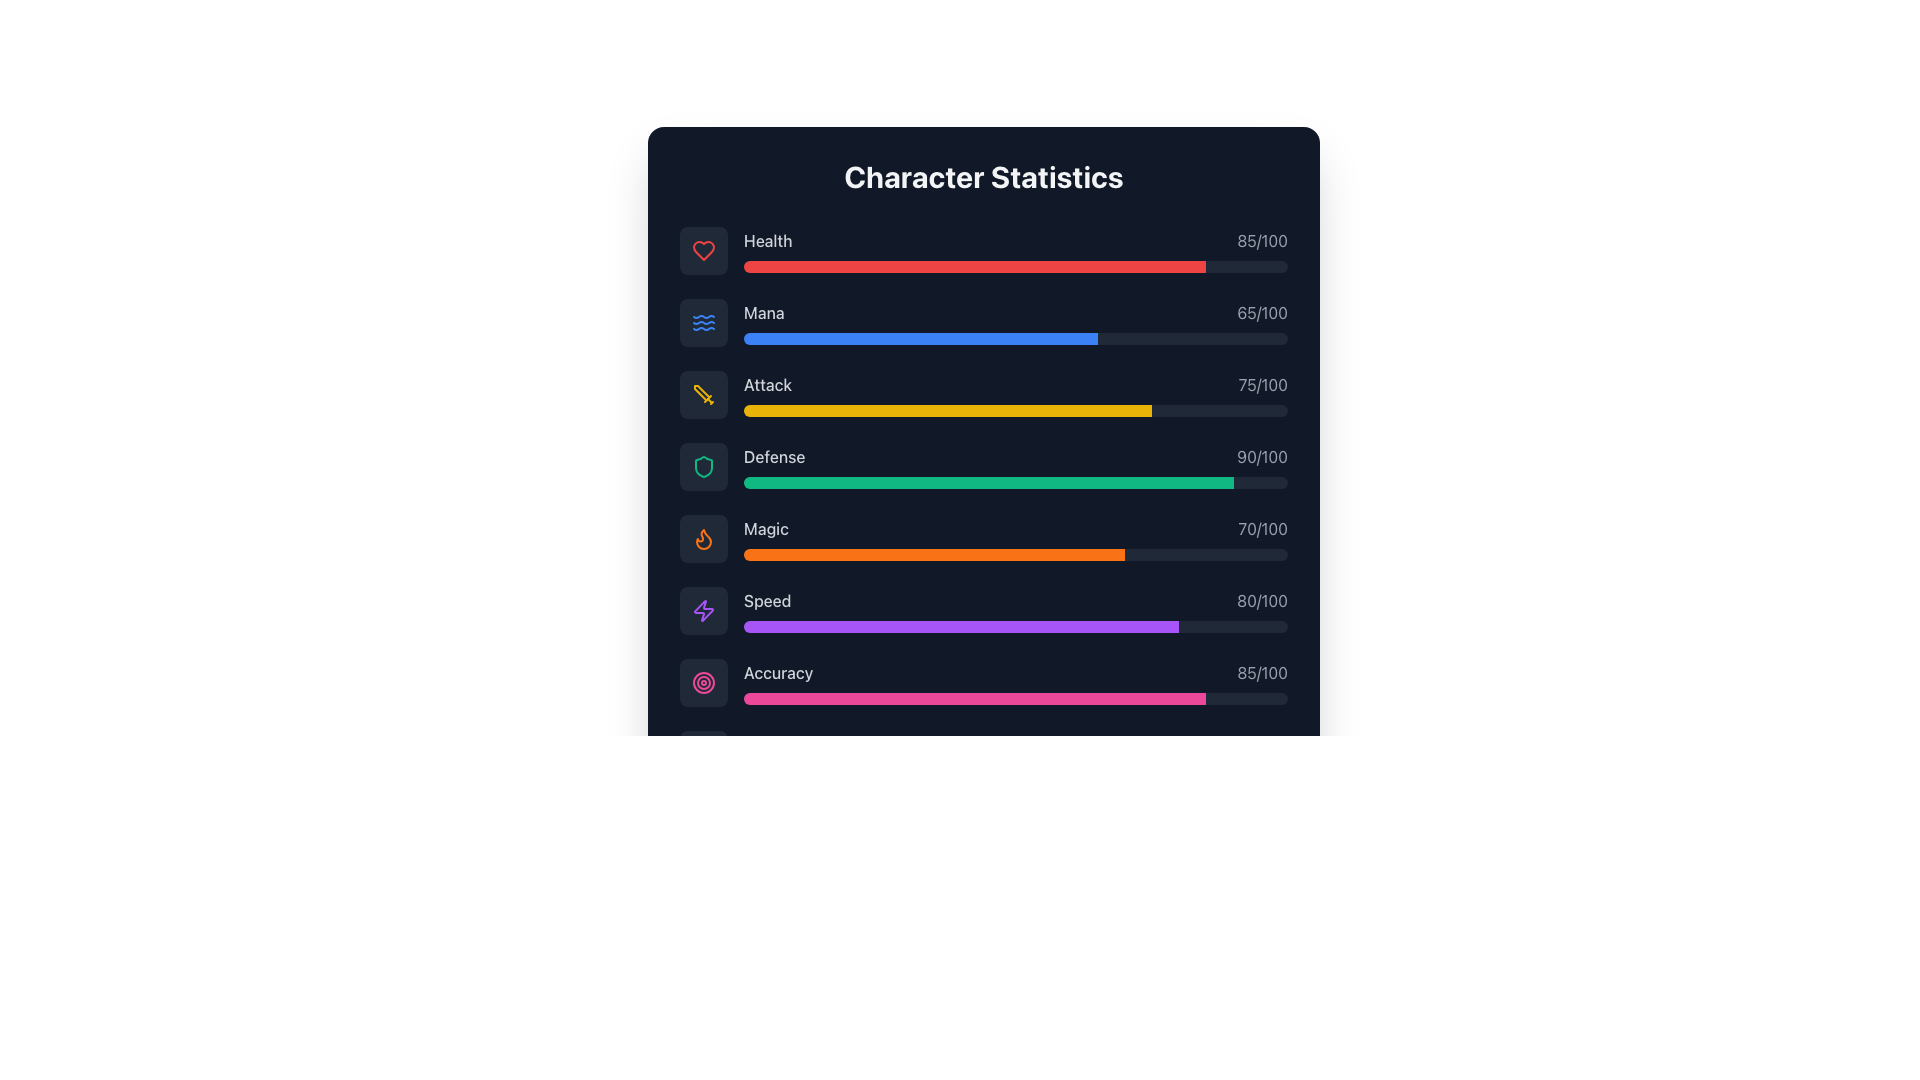  Describe the element at coordinates (773, 456) in the screenshot. I see `the 'Defense' text label in the character statistics interface, which is located in the fourth row of the statistics list, preceding 'Magic' and following 'Attack'` at that location.